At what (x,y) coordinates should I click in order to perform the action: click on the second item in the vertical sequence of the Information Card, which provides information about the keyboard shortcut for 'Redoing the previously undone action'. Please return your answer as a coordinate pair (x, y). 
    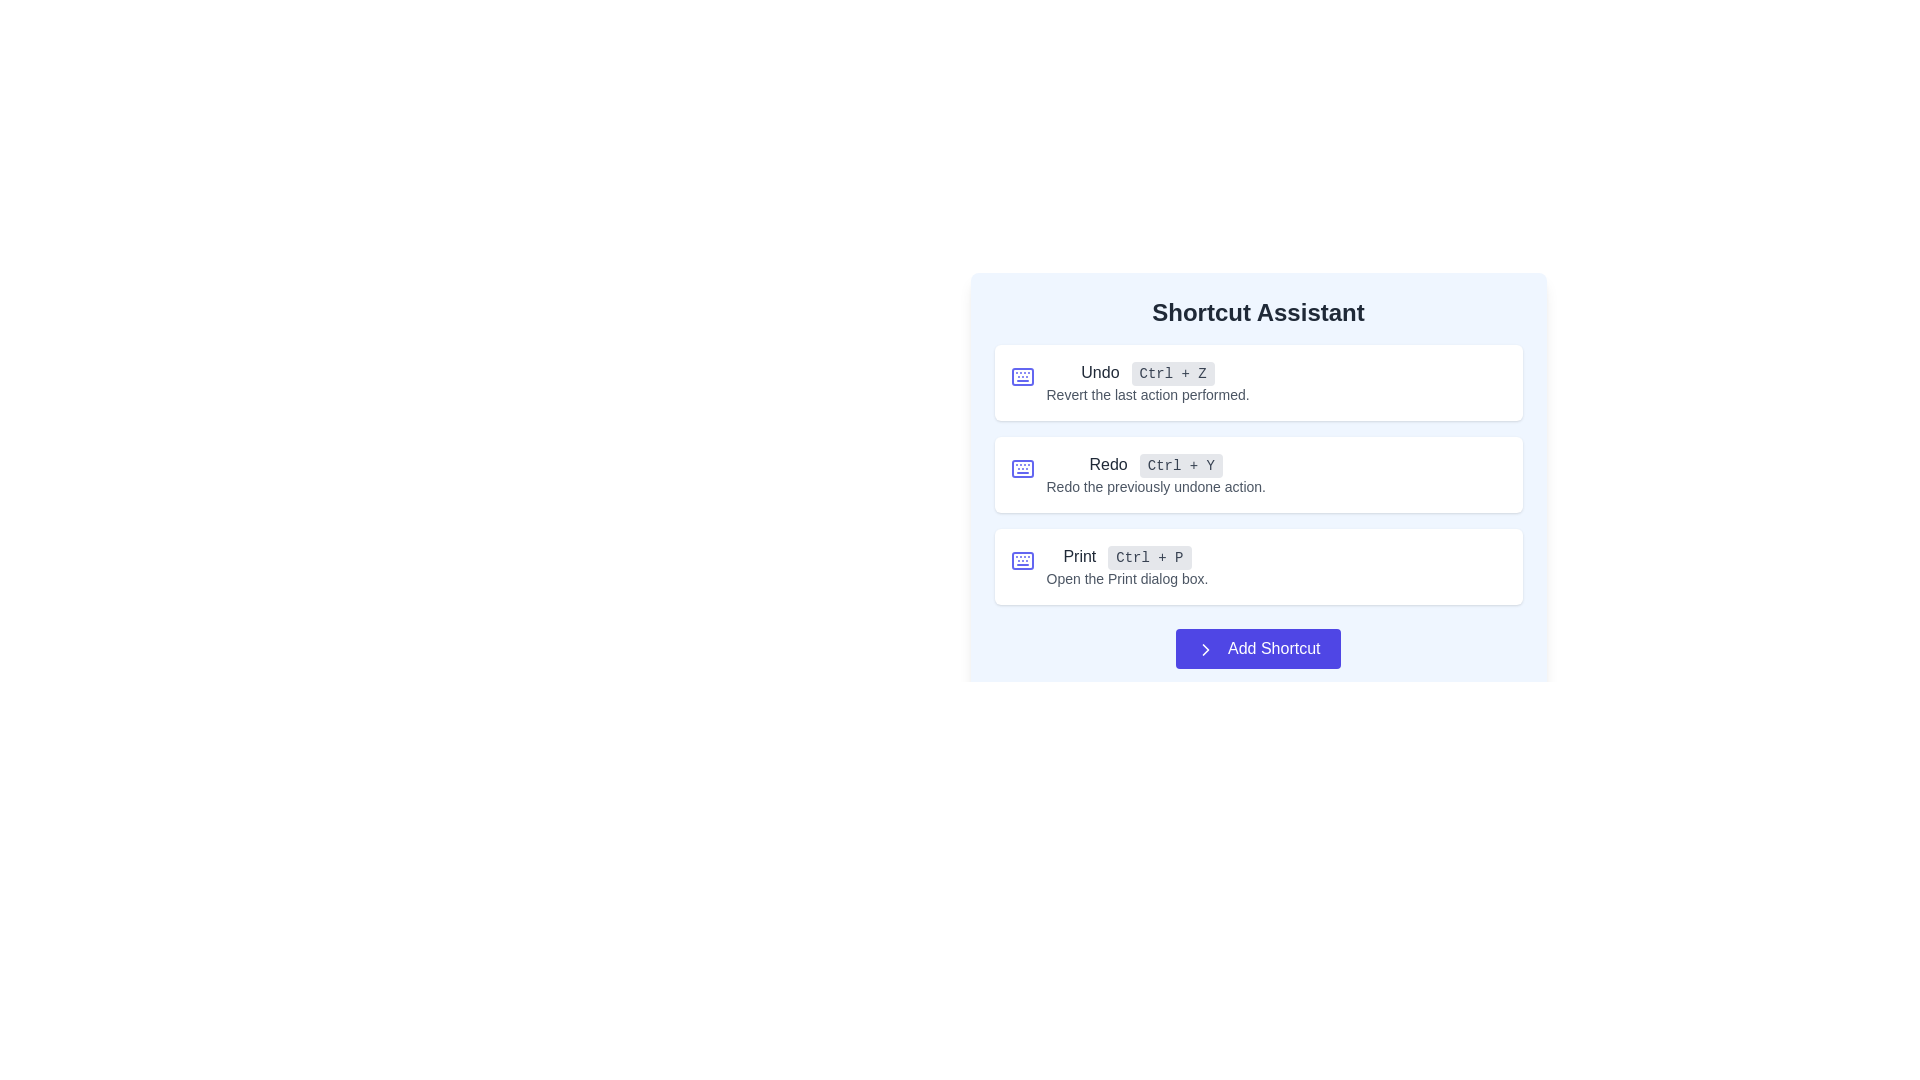
    Looking at the image, I should click on (1257, 465).